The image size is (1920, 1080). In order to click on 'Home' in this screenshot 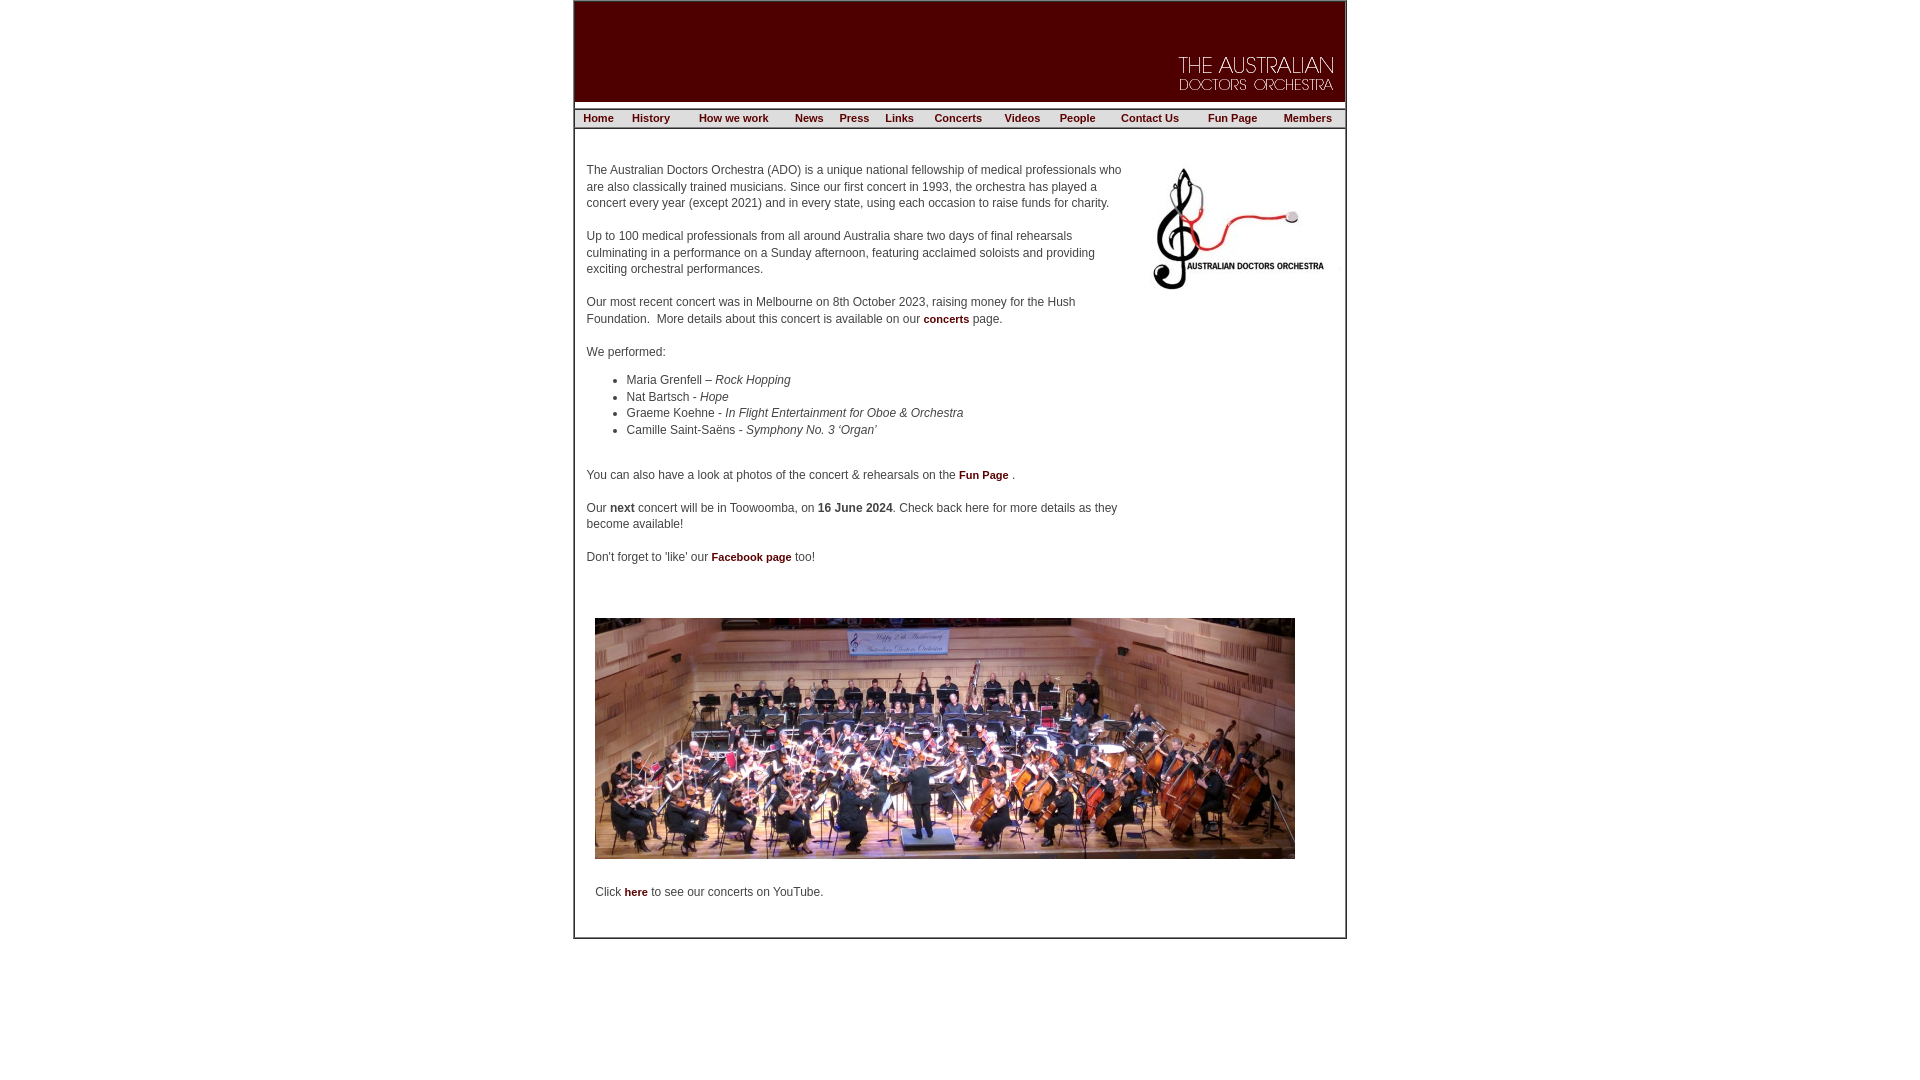, I will do `click(597, 118)`.